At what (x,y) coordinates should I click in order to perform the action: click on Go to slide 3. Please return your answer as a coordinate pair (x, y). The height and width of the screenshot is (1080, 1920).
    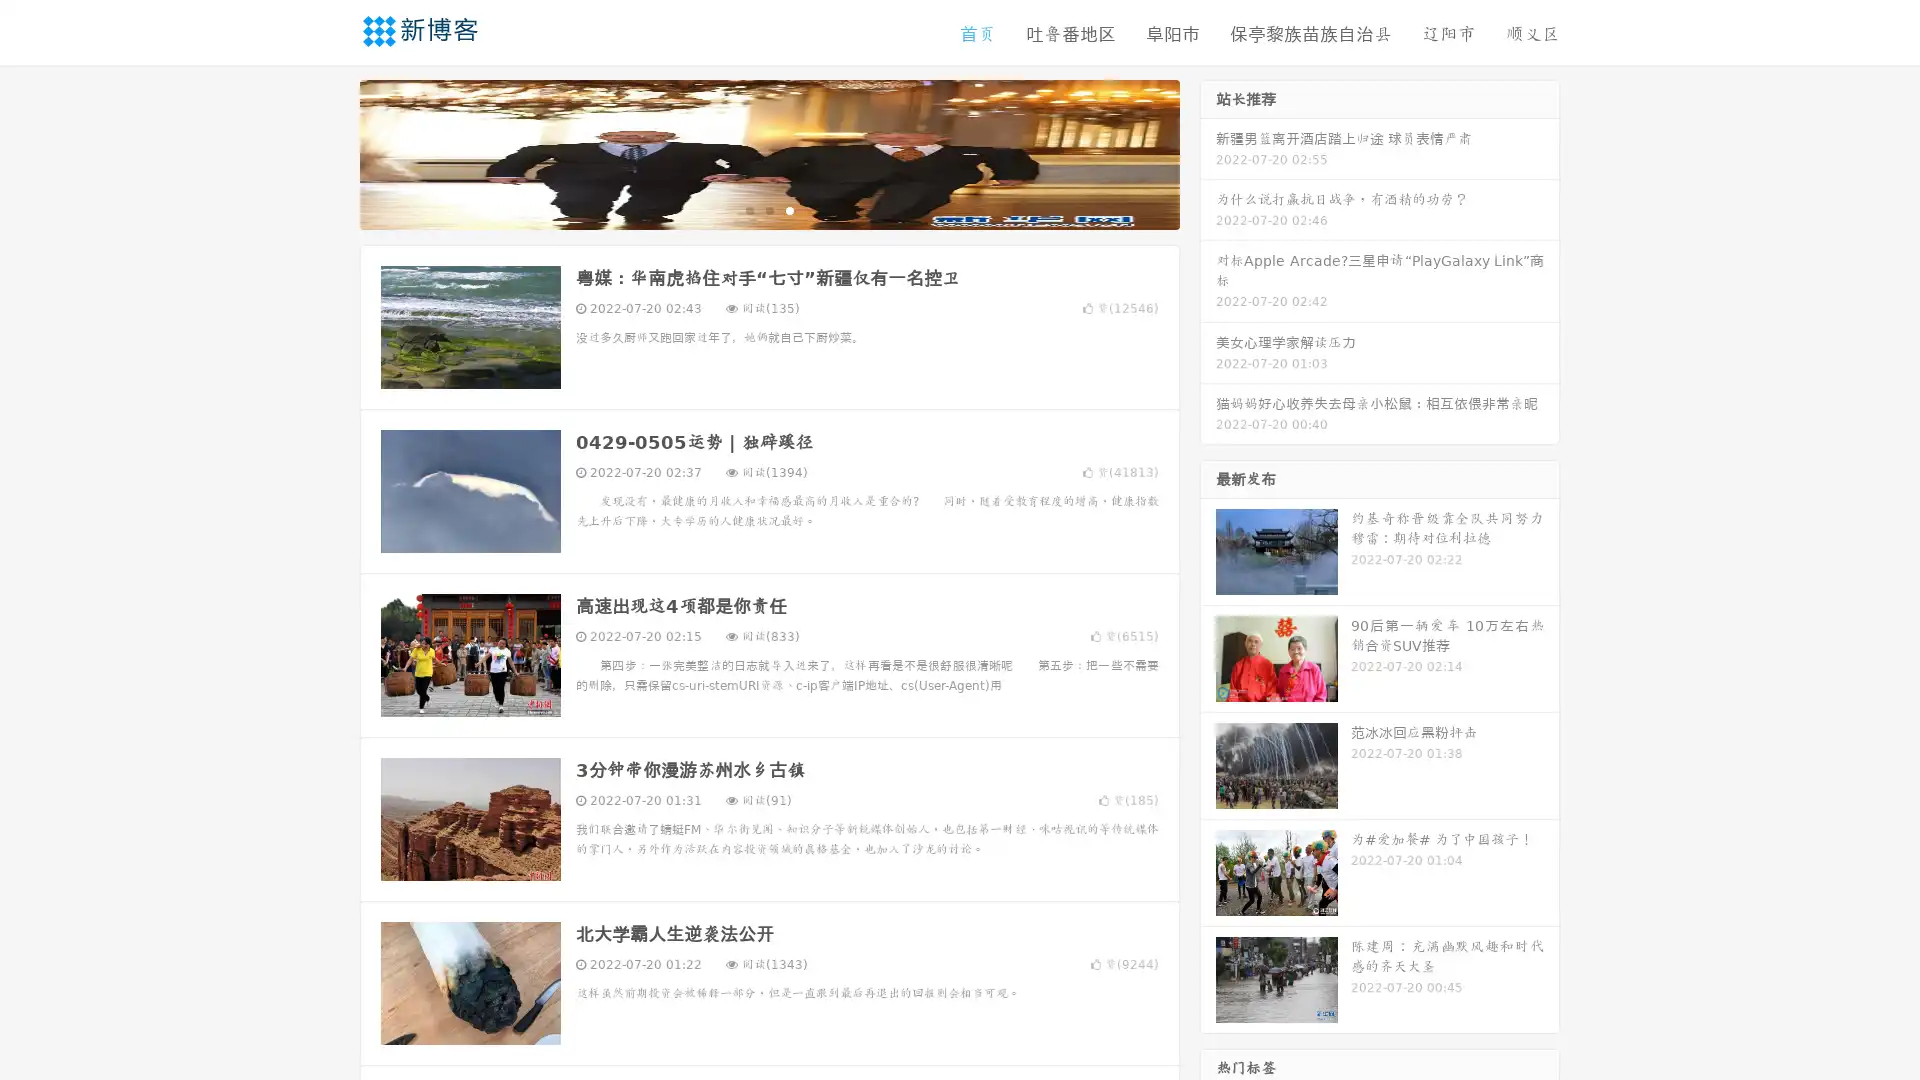
    Looking at the image, I should click on (789, 225).